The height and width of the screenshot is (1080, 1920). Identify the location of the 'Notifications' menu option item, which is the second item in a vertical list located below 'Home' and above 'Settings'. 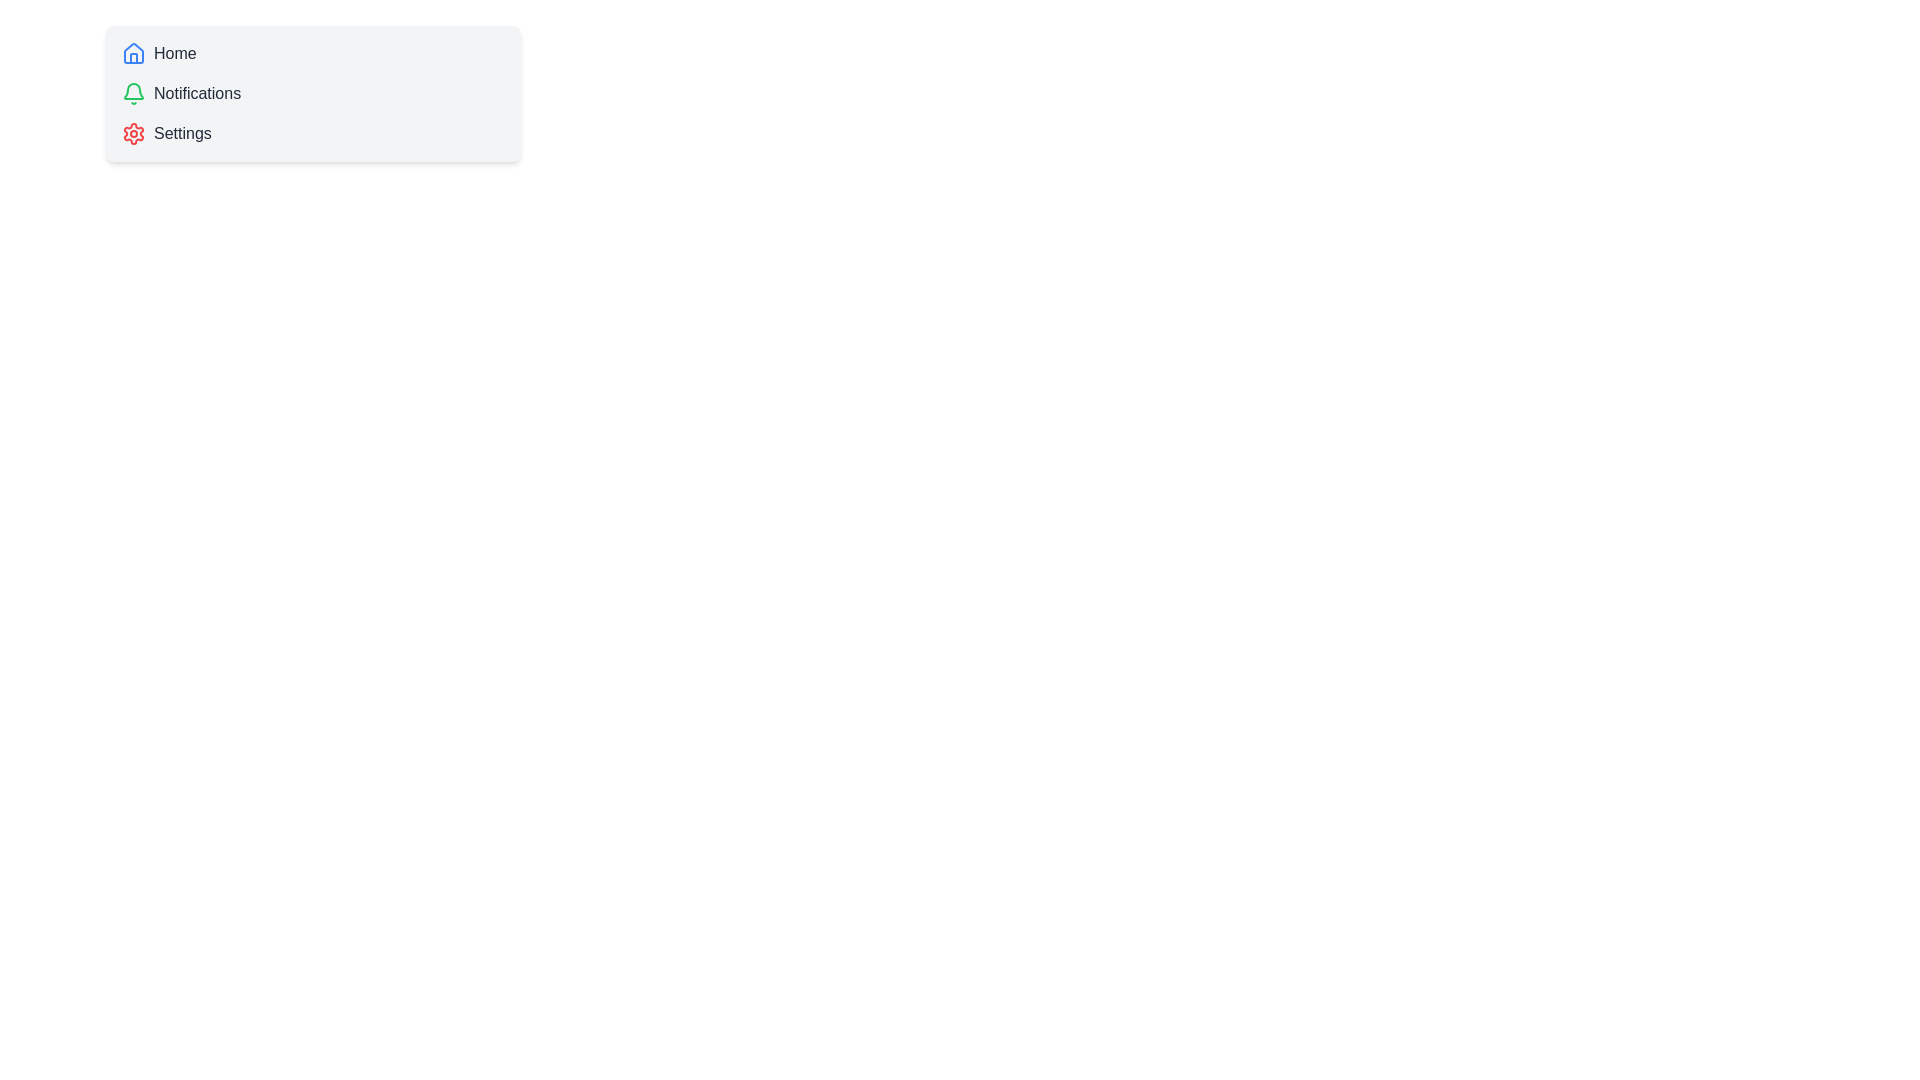
(312, 93).